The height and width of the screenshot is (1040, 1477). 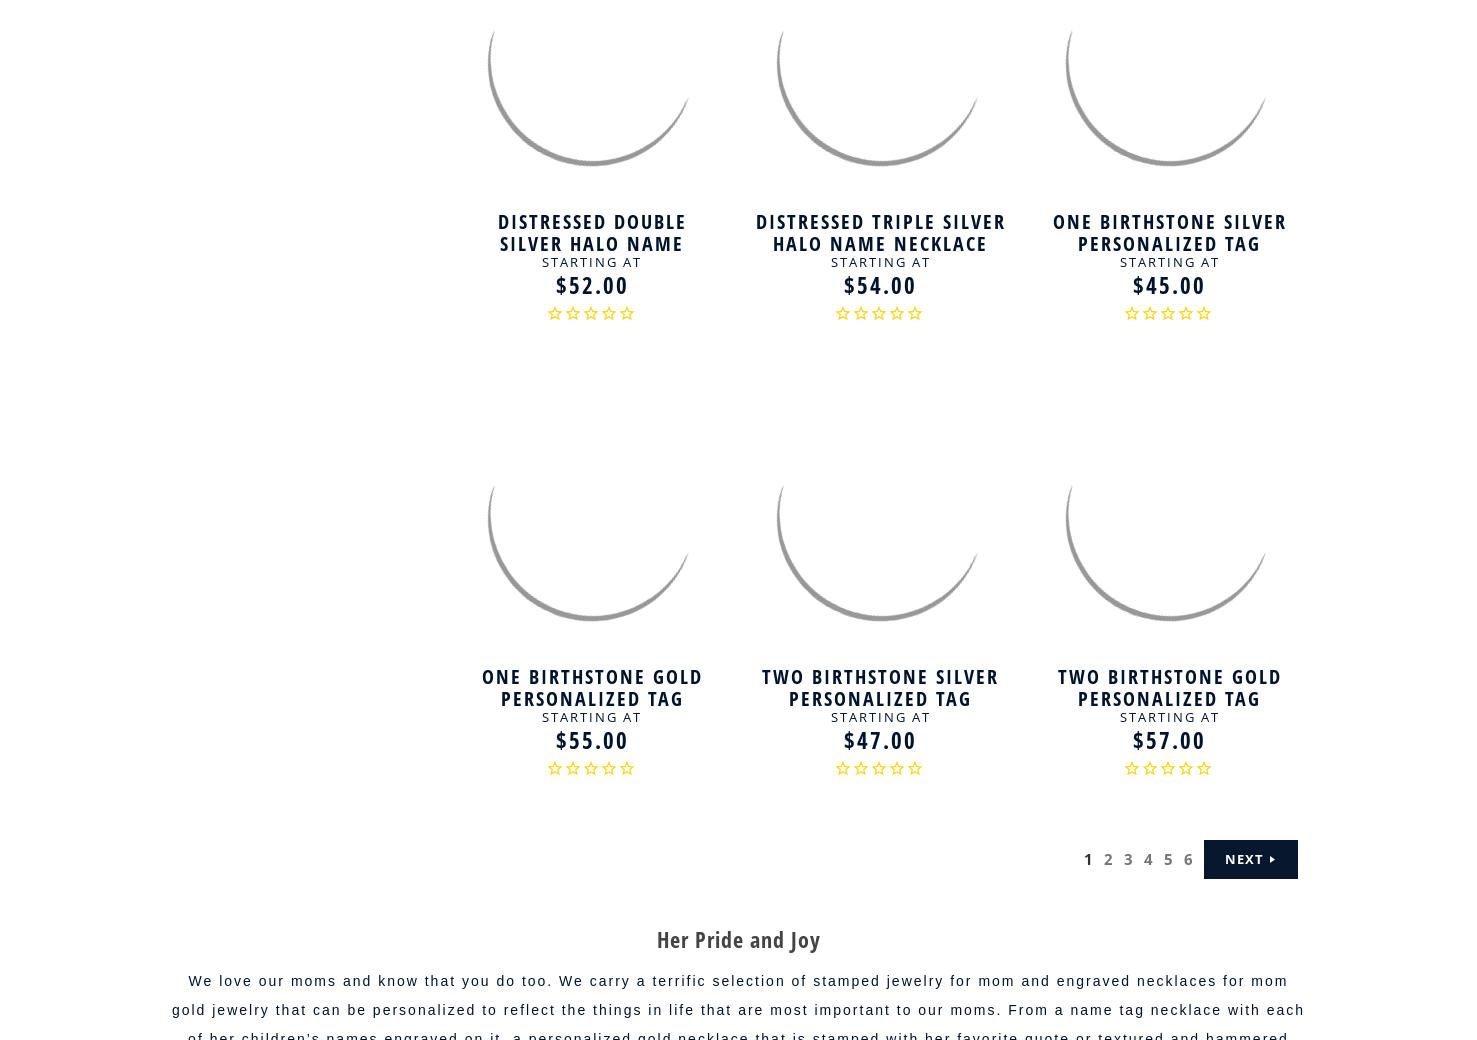 I want to click on '$57.00', so click(x=1133, y=739).